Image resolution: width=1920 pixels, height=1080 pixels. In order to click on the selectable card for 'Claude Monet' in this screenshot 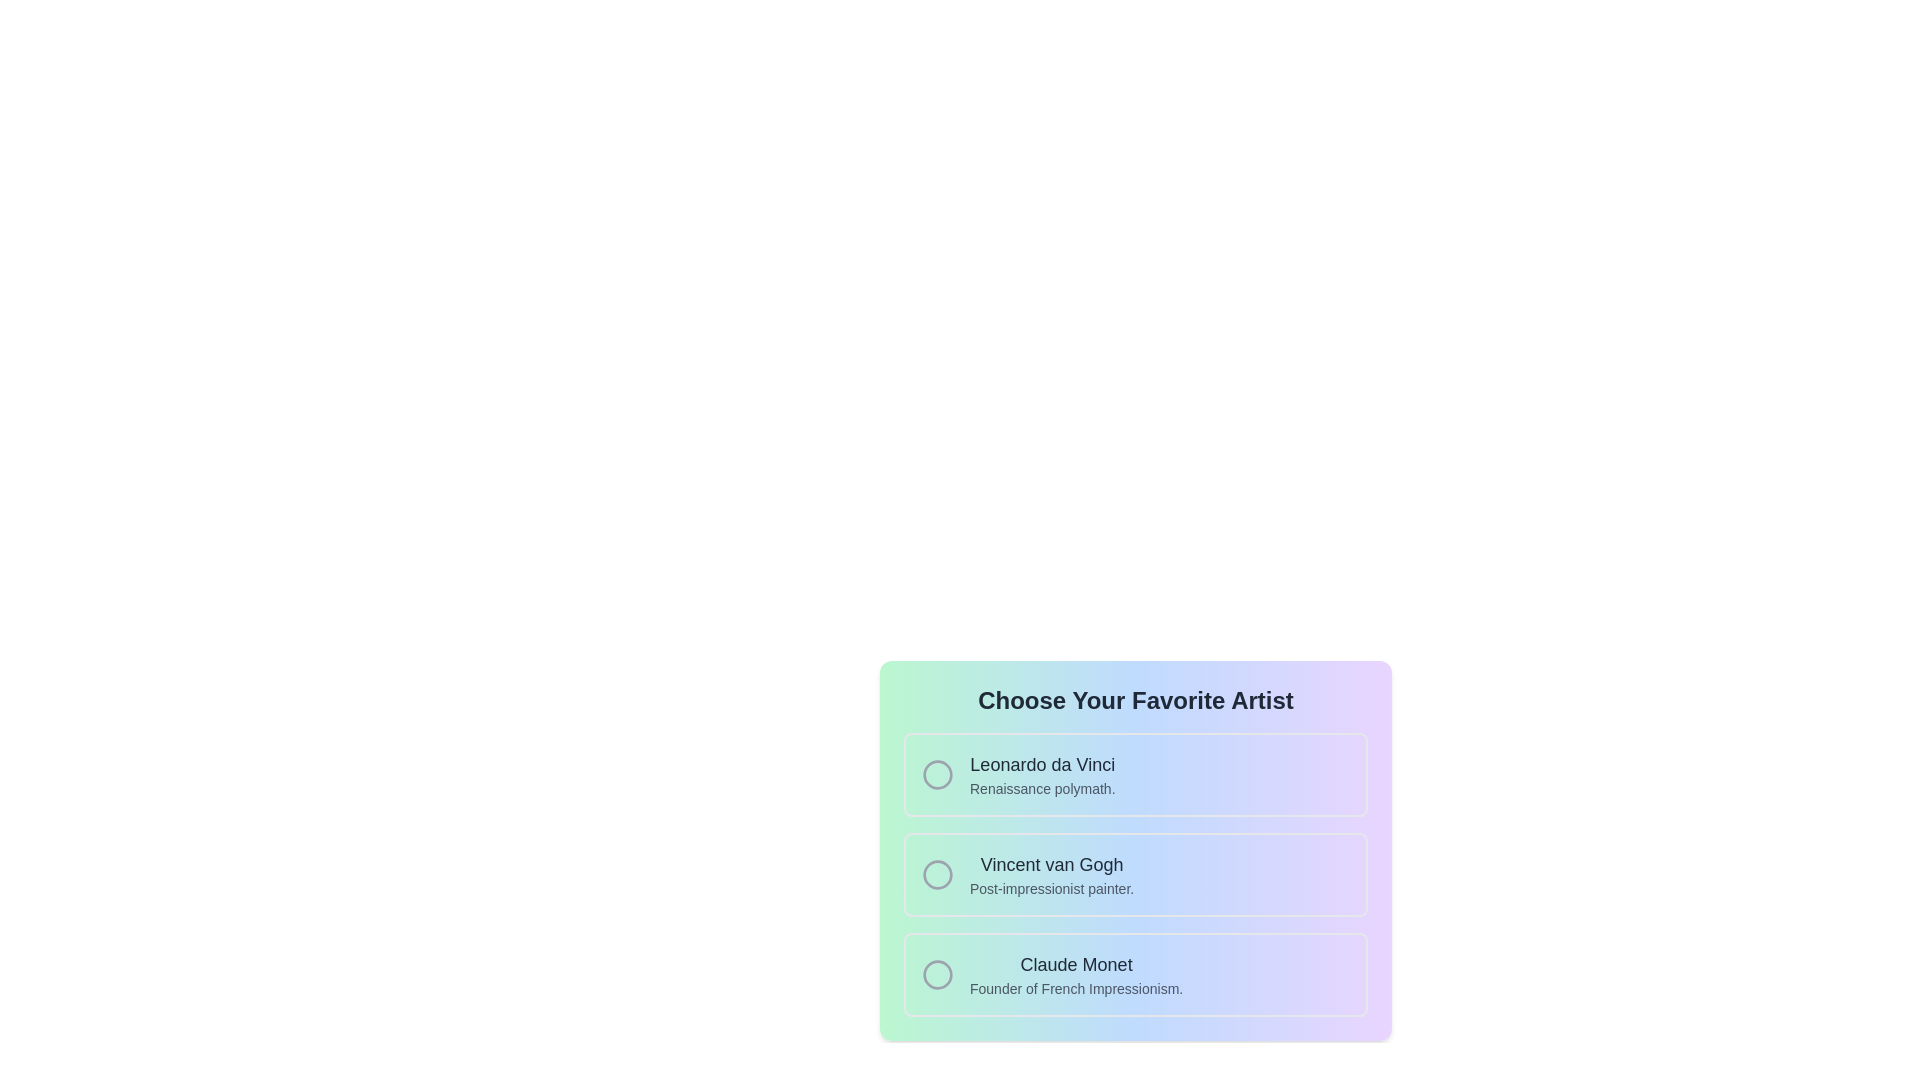, I will do `click(1136, 974)`.